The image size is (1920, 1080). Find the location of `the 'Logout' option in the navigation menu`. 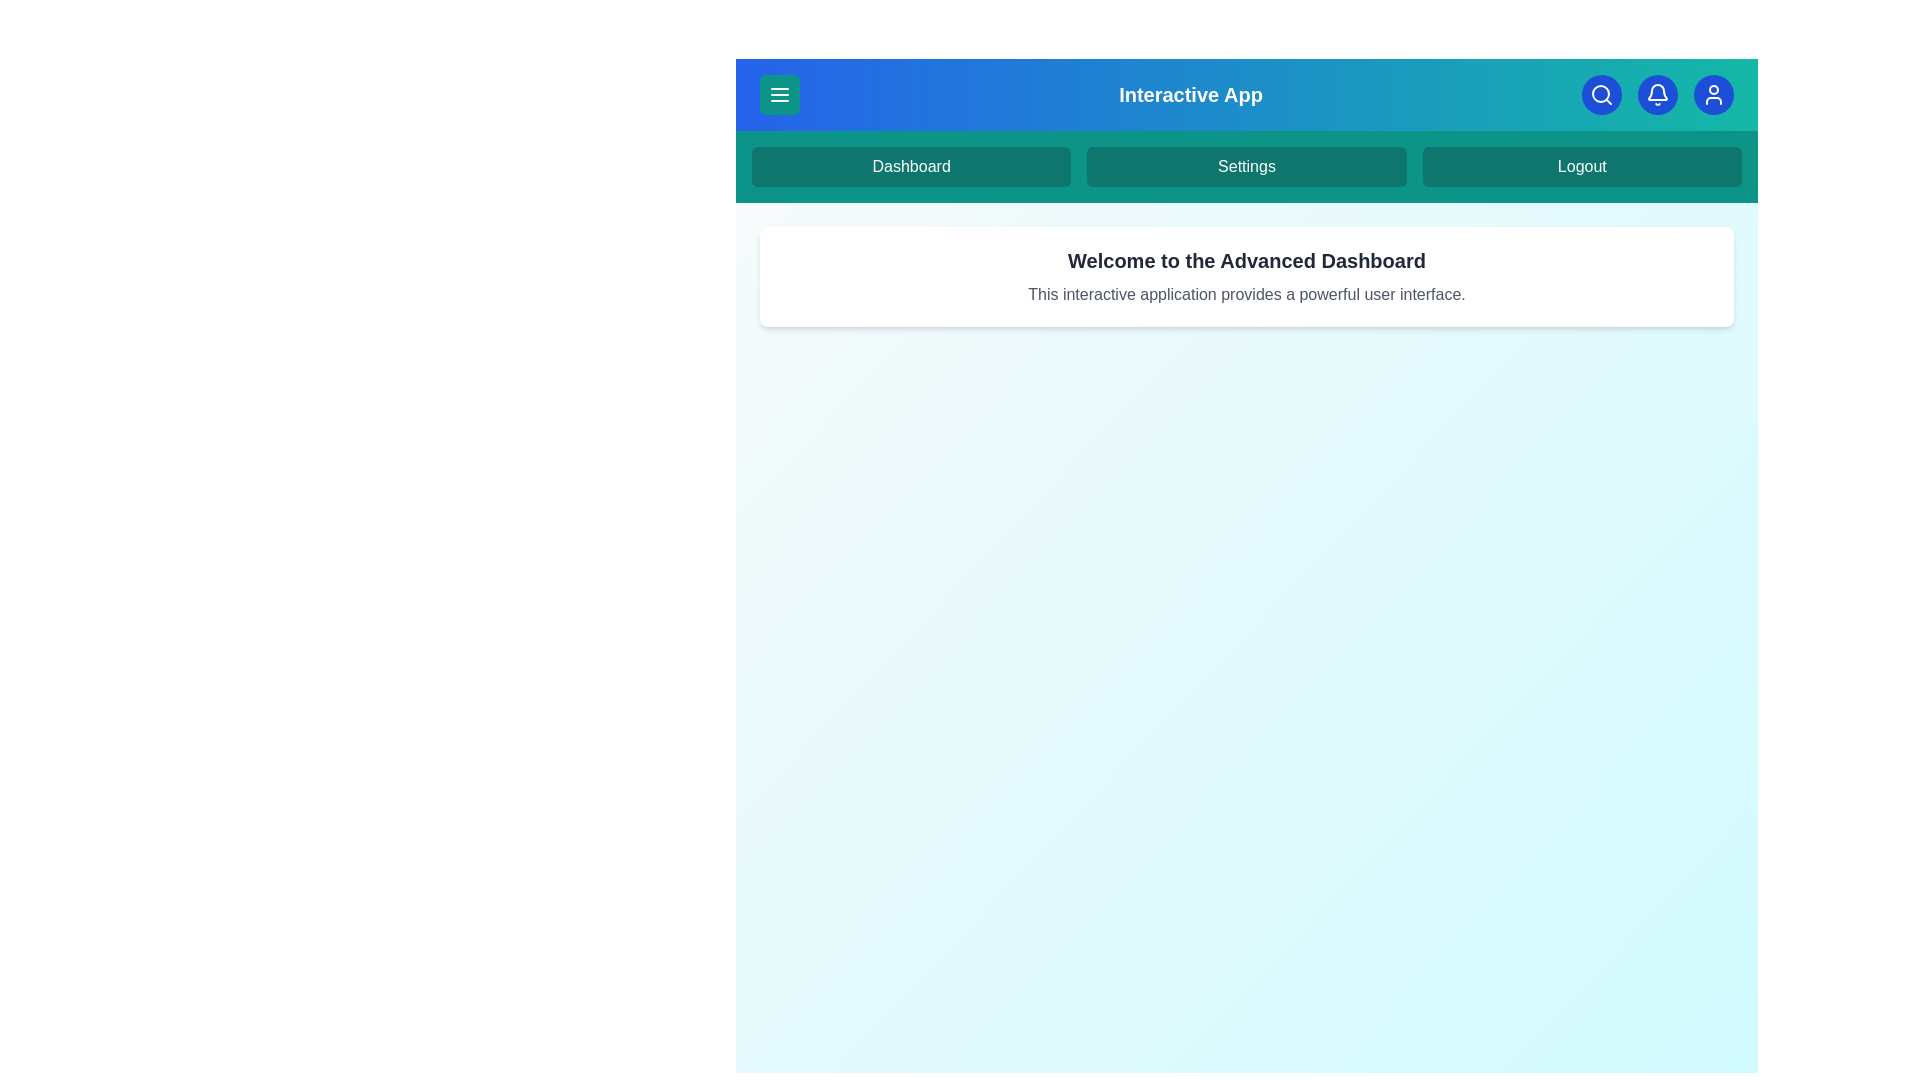

the 'Logout' option in the navigation menu is located at coordinates (1581, 165).